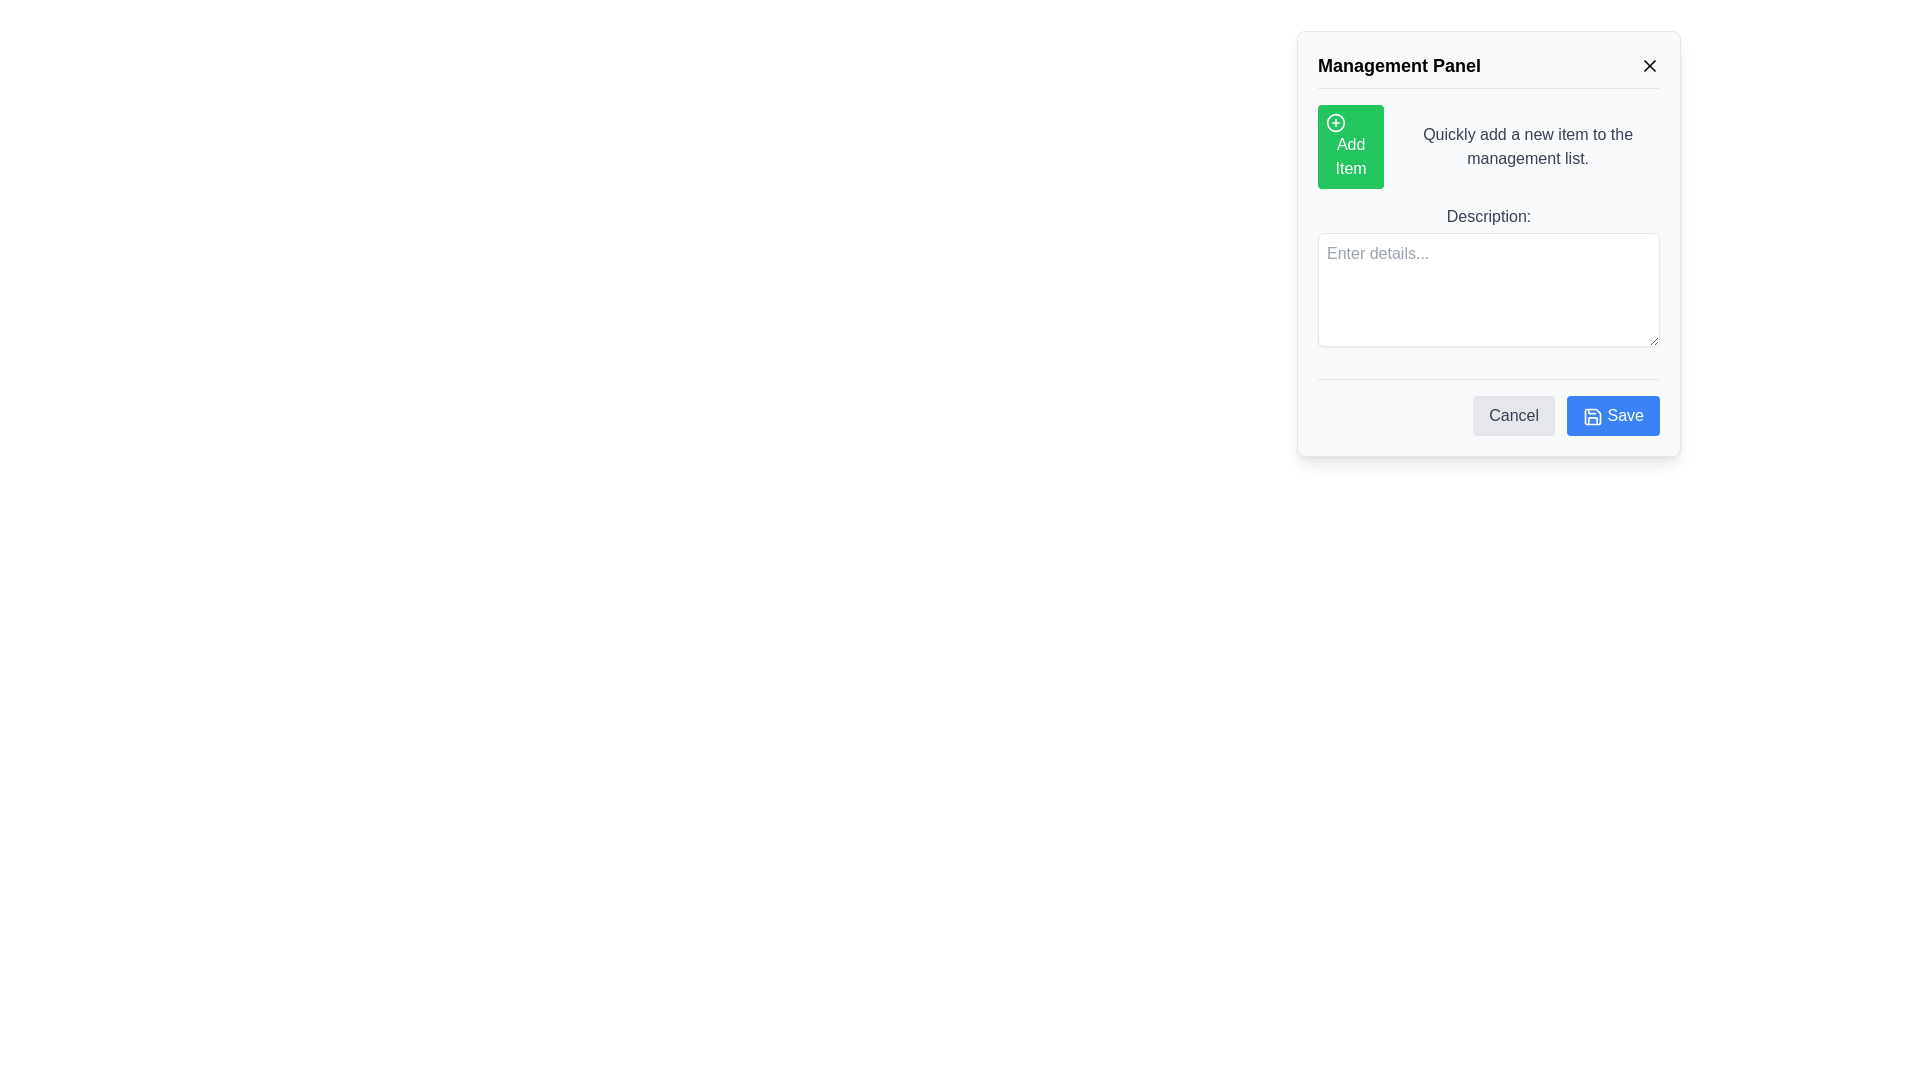 The image size is (1920, 1080). What do you see at coordinates (1592, 415) in the screenshot?
I see `the save icon located on the blue 'Save' button at the bottom right of the popup panel to potentially see a tooltip` at bounding box center [1592, 415].